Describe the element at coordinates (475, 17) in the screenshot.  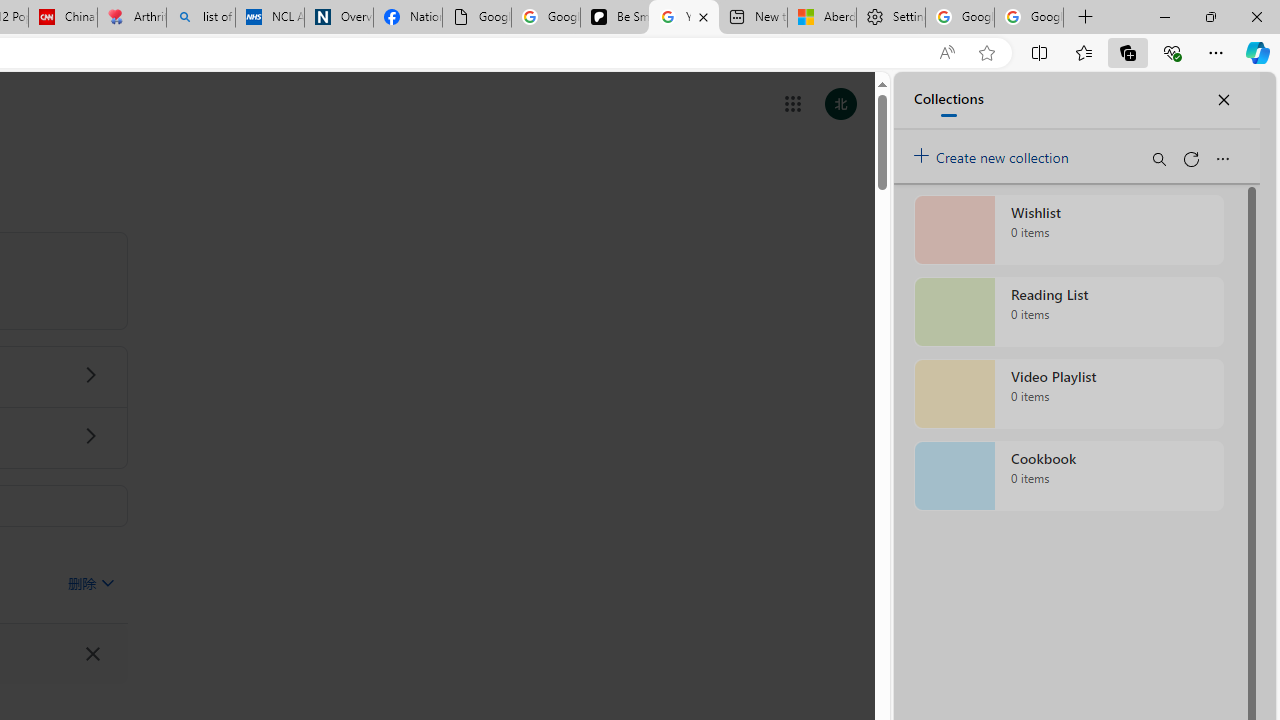
I see `'Google Analytics Opt-out Browser Add-on Download Page'` at that location.